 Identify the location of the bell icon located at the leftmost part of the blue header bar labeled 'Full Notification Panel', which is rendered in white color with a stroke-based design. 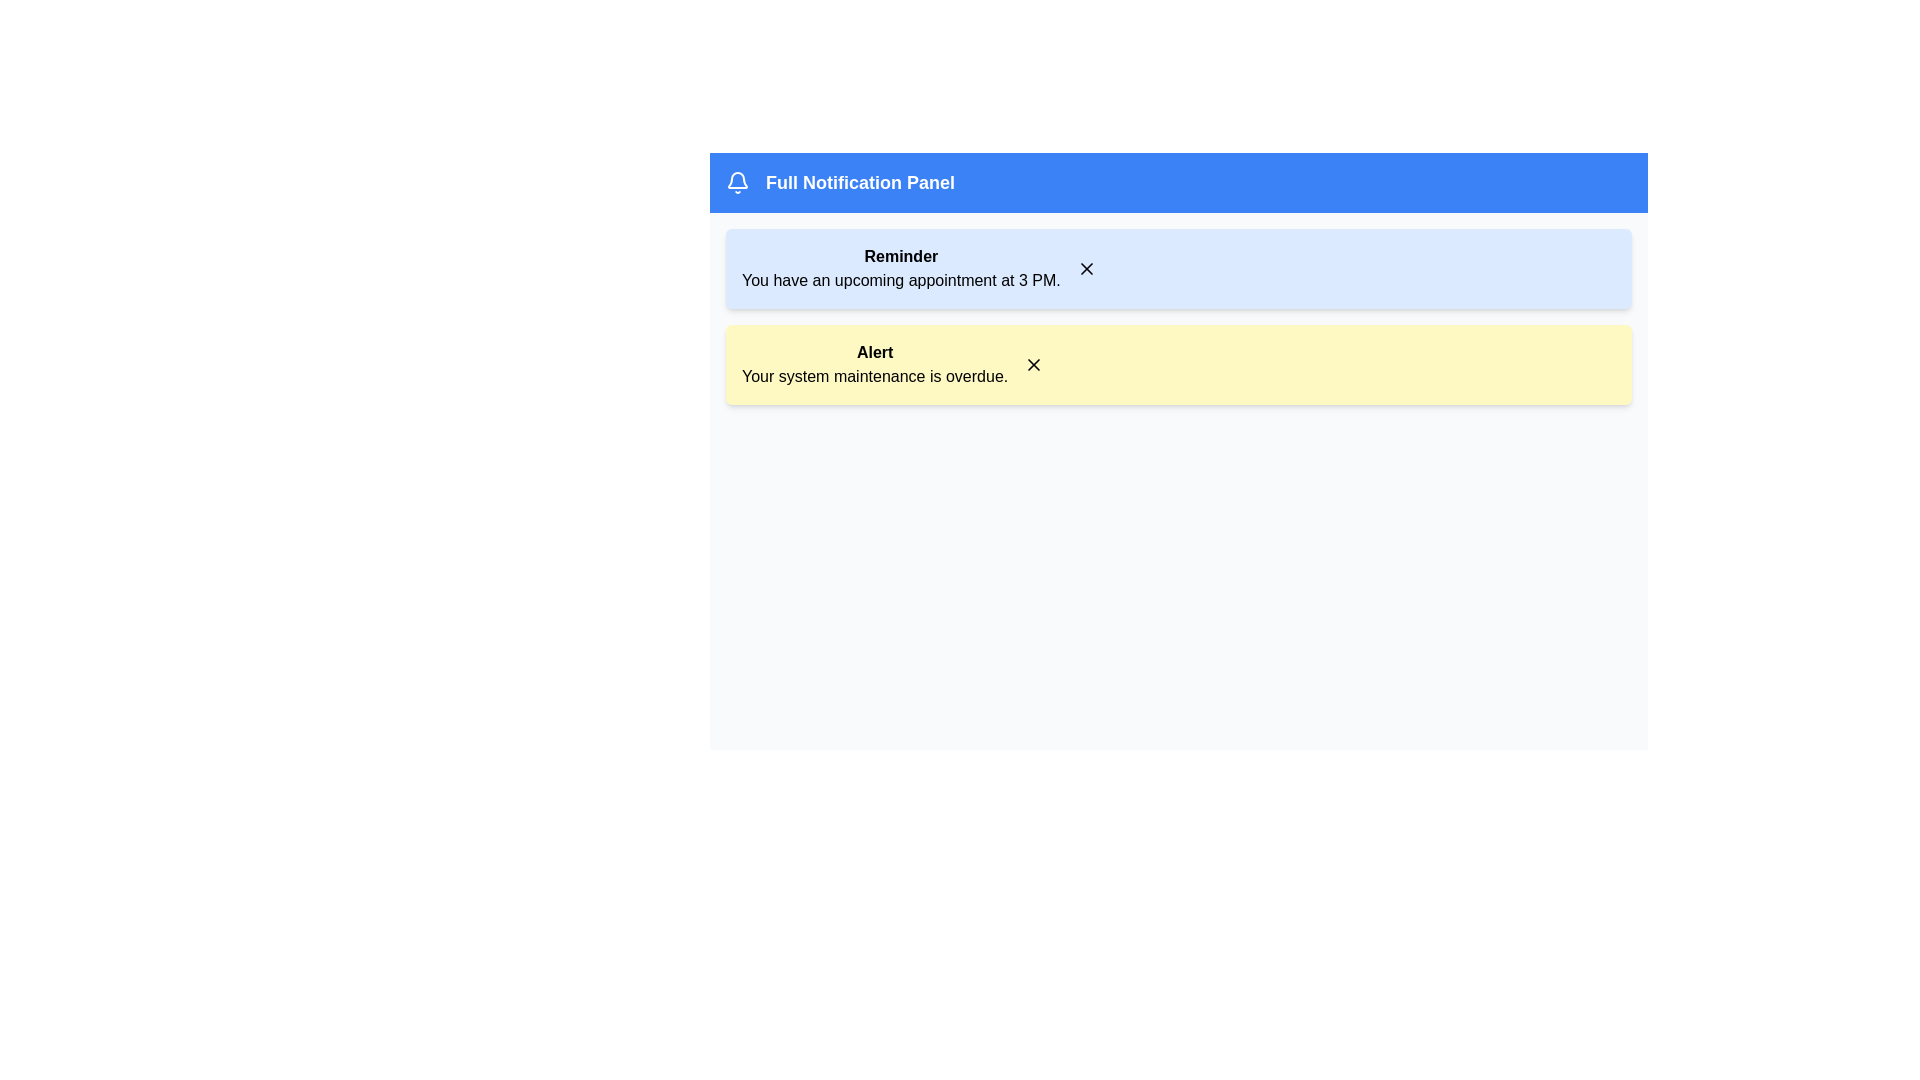
(737, 182).